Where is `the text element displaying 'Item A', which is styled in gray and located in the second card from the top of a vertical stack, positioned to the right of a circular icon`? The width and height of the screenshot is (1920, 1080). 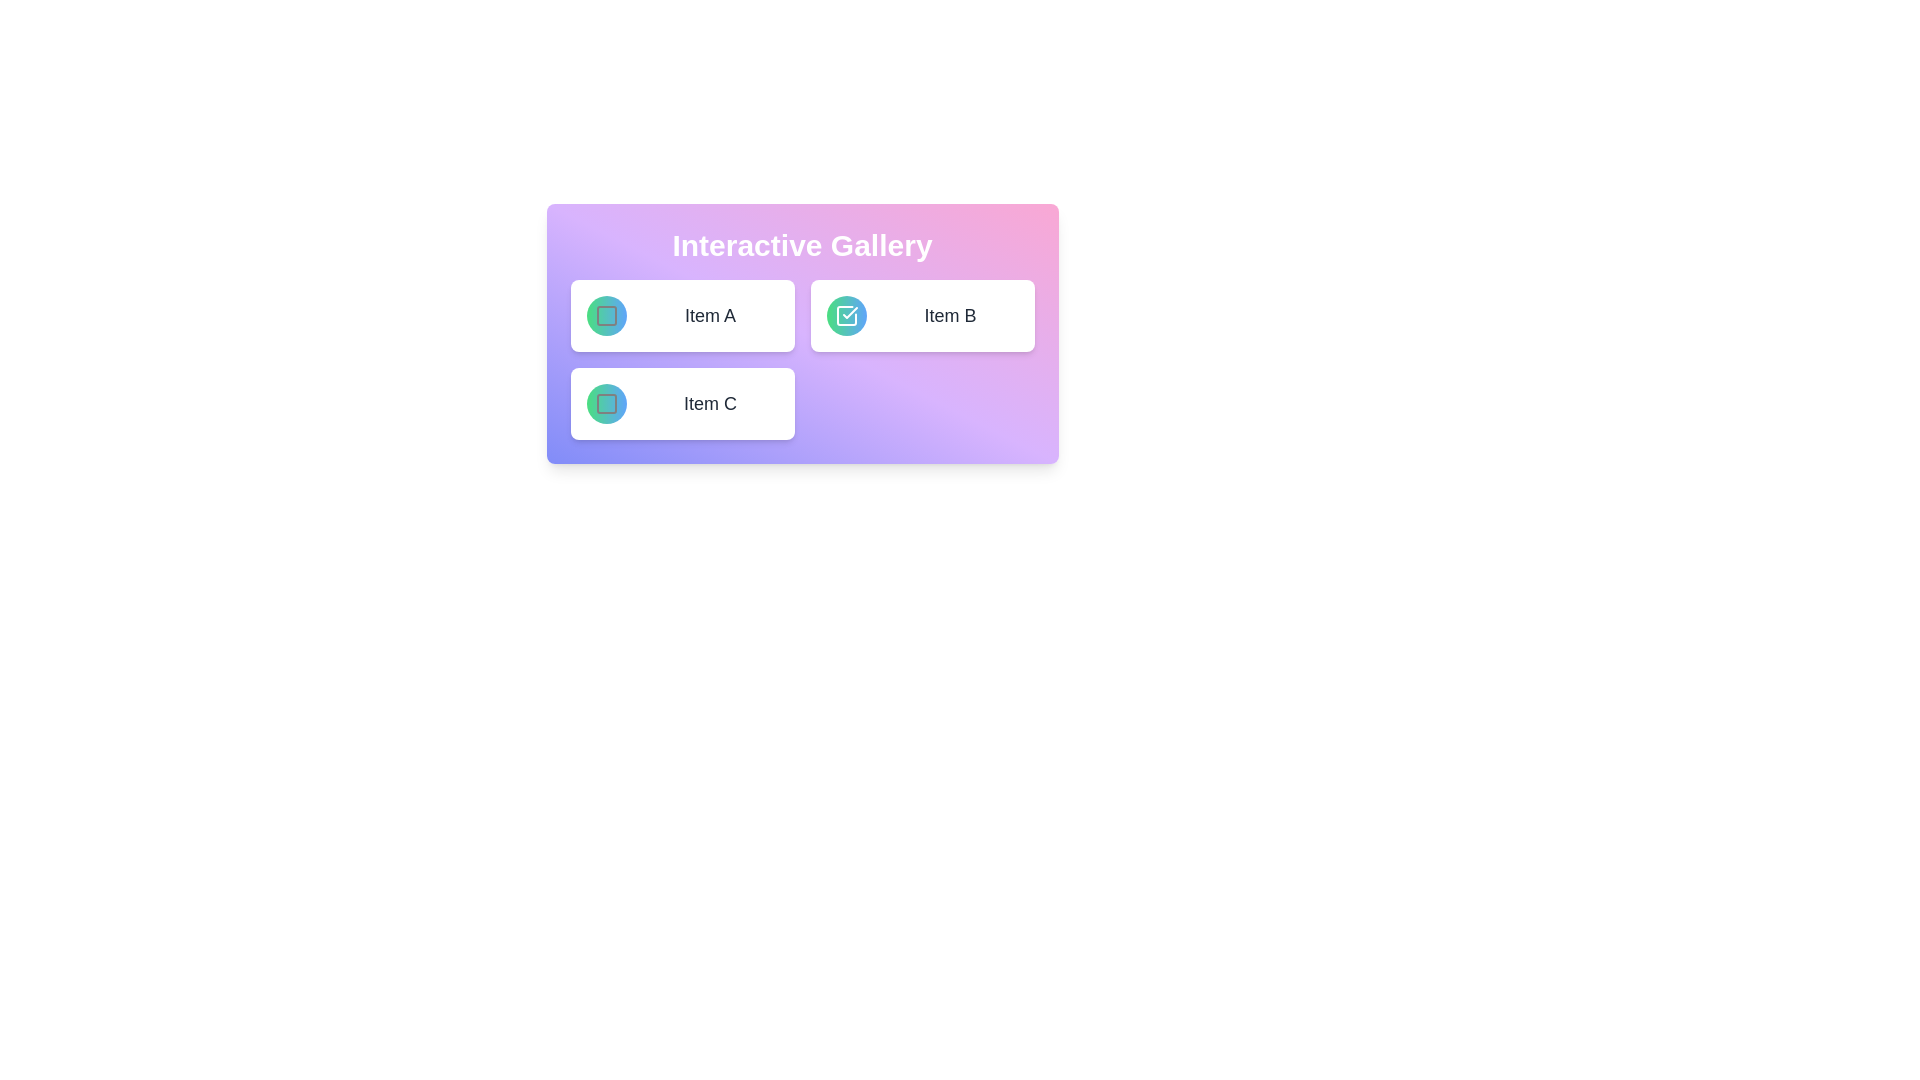 the text element displaying 'Item A', which is styled in gray and located in the second card from the top of a vertical stack, positioned to the right of a circular icon is located at coordinates (710, 315).